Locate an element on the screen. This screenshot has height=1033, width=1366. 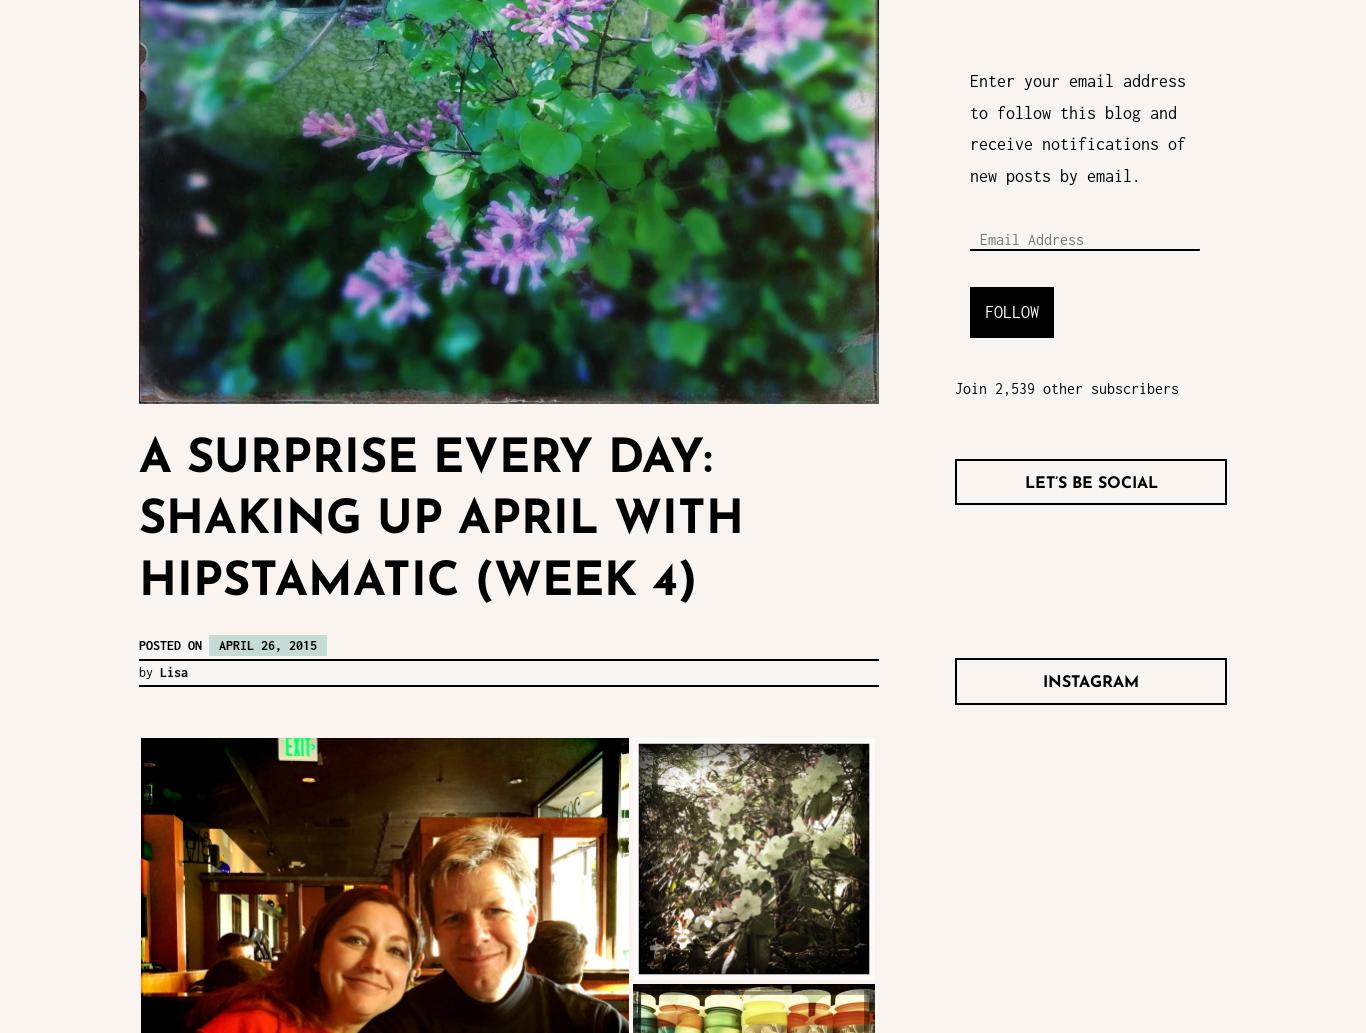
'A Surprise Every Day:  Shaking Up April With Hipstamatic (week 4)' is located at coordinates (440, 520).